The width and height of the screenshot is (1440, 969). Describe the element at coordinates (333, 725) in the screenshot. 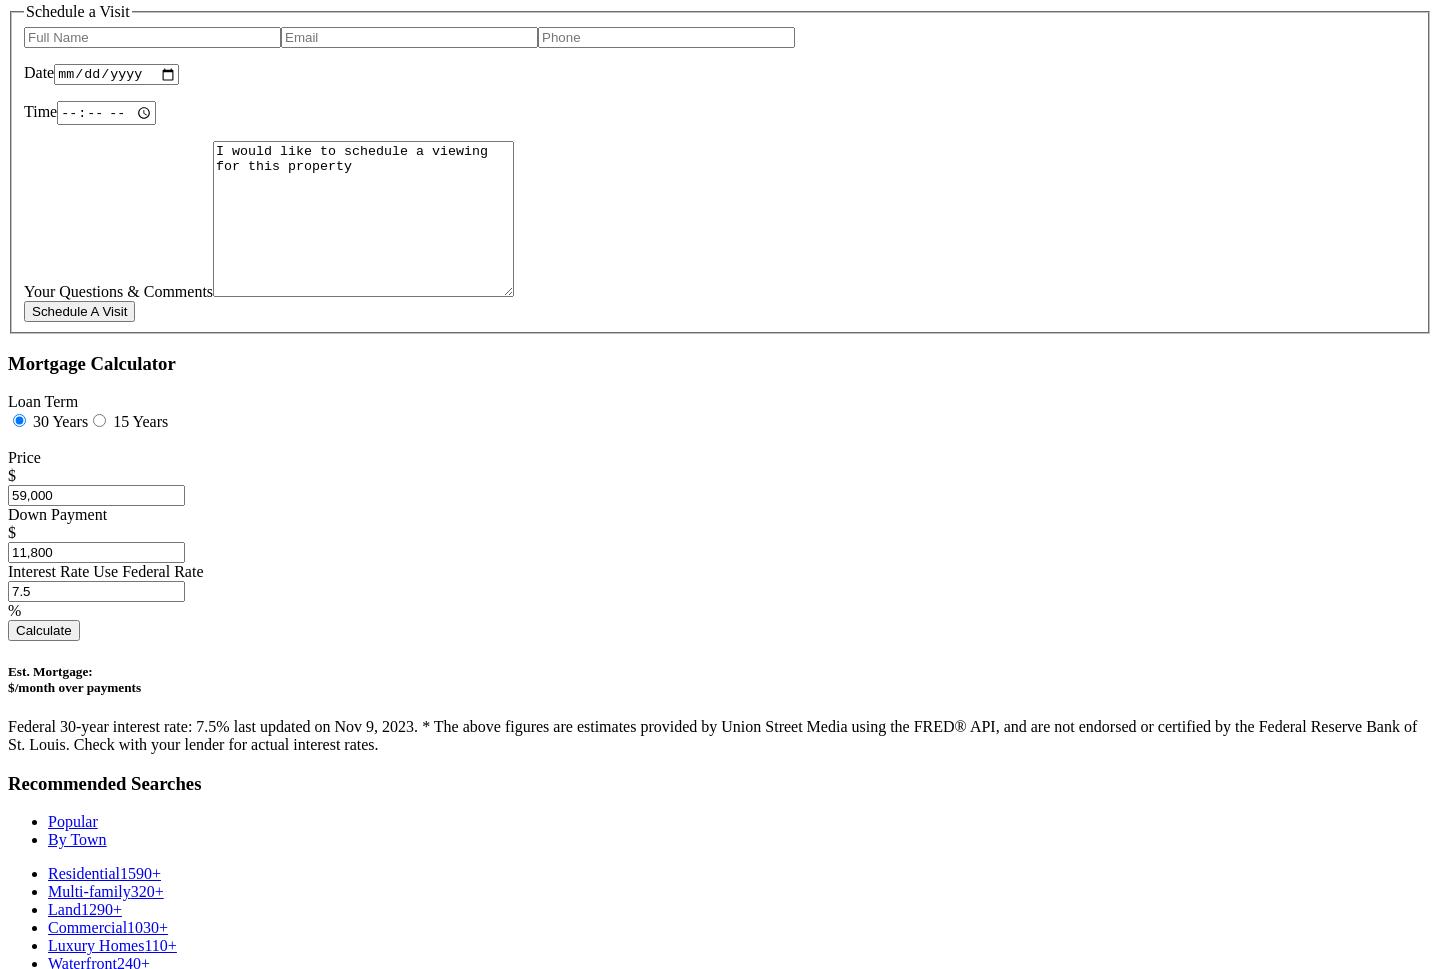

I see `'Nov 9, 2023.'` at that location.